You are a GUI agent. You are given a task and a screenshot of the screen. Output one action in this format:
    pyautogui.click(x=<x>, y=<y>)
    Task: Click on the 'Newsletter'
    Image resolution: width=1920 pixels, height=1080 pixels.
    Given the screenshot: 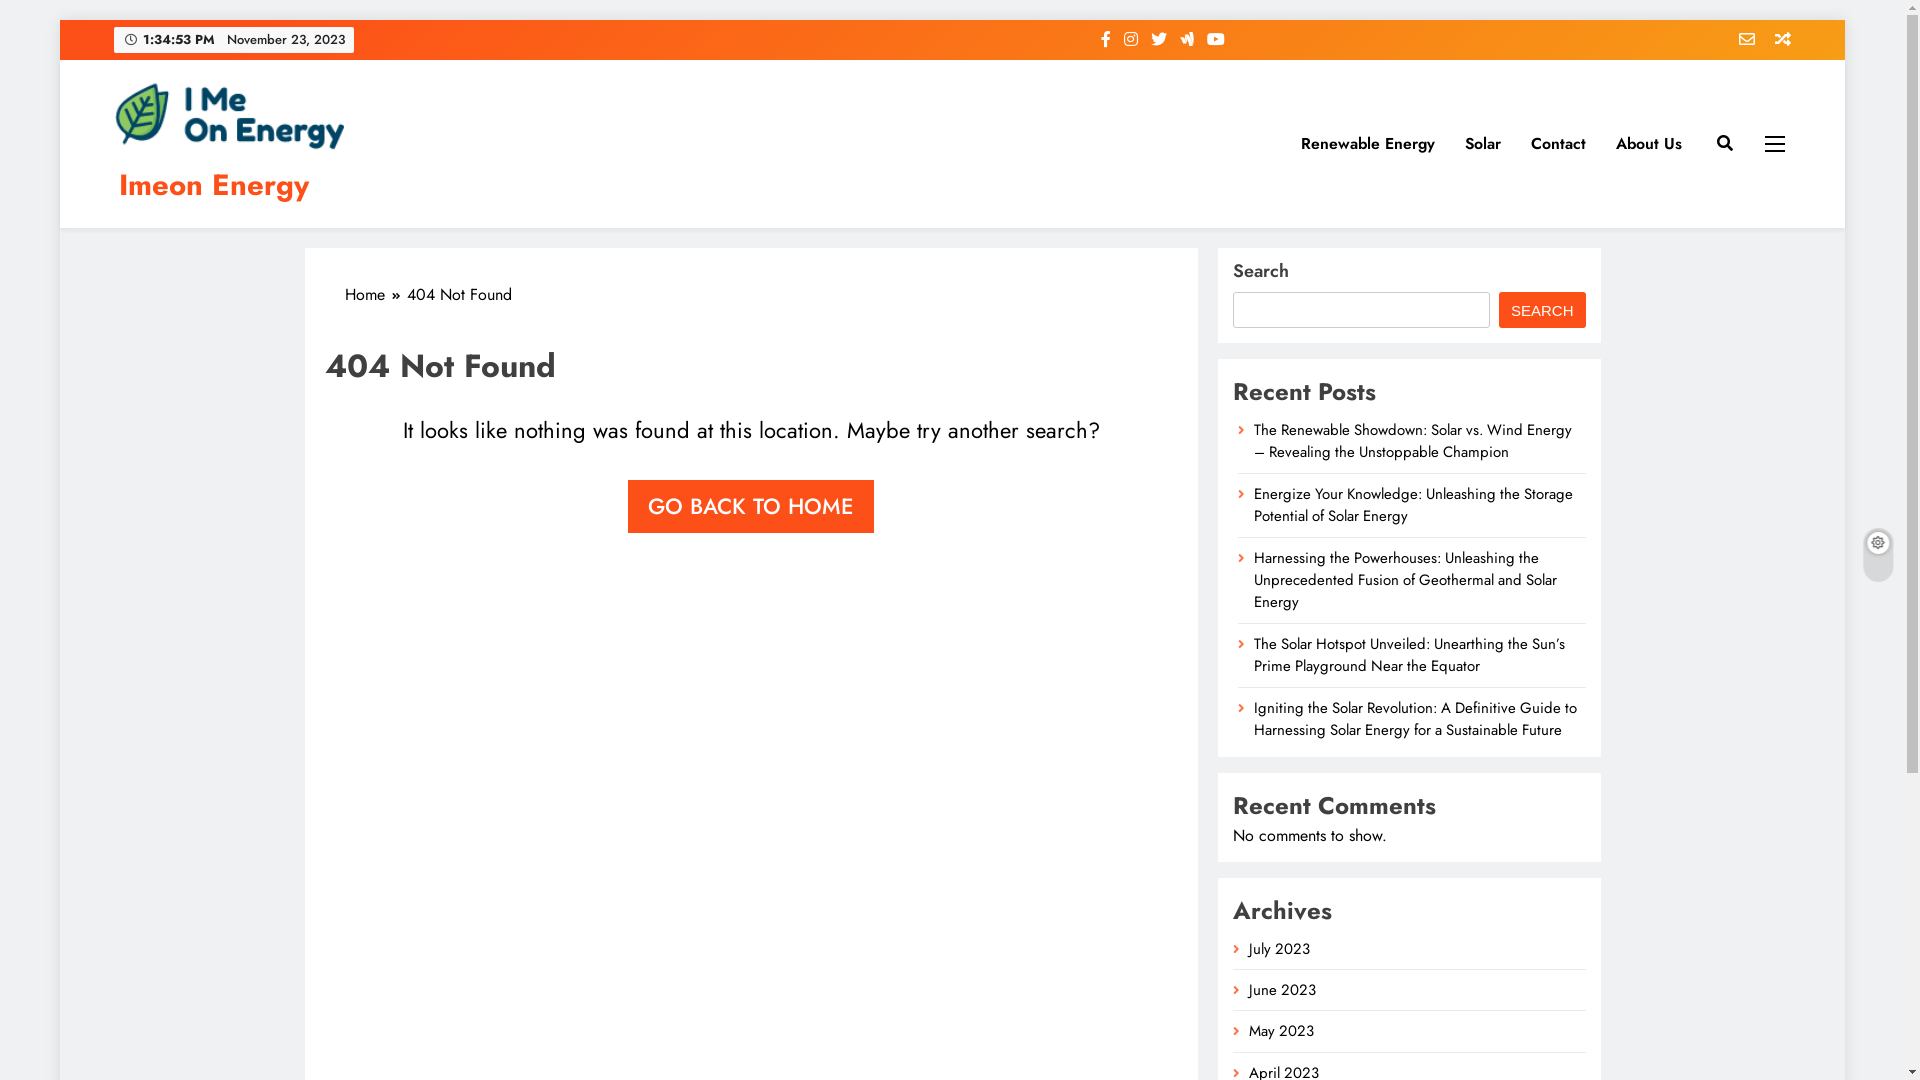 What is the action you would take?
    pyautogui.click(x=1738, y=39)
    